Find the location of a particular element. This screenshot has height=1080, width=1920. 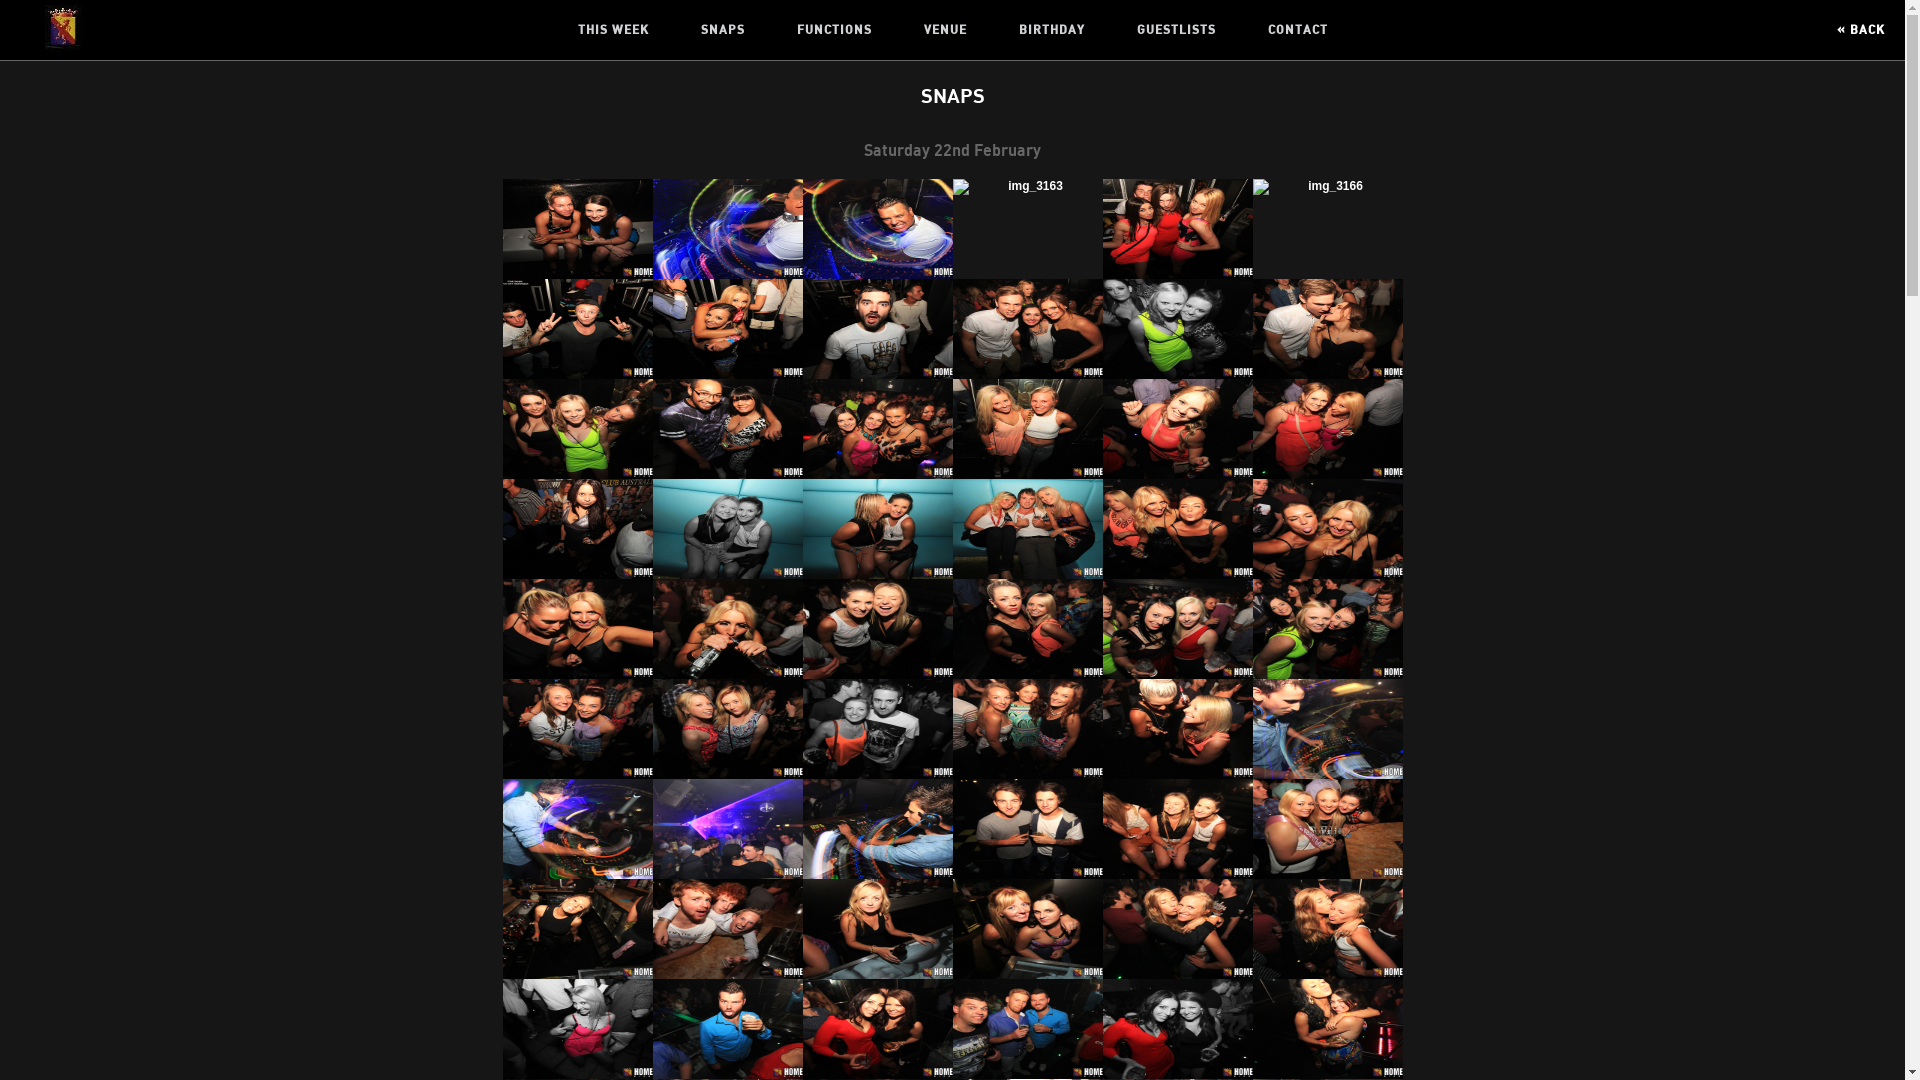

' ' is located at coordinates (1176, 1029).